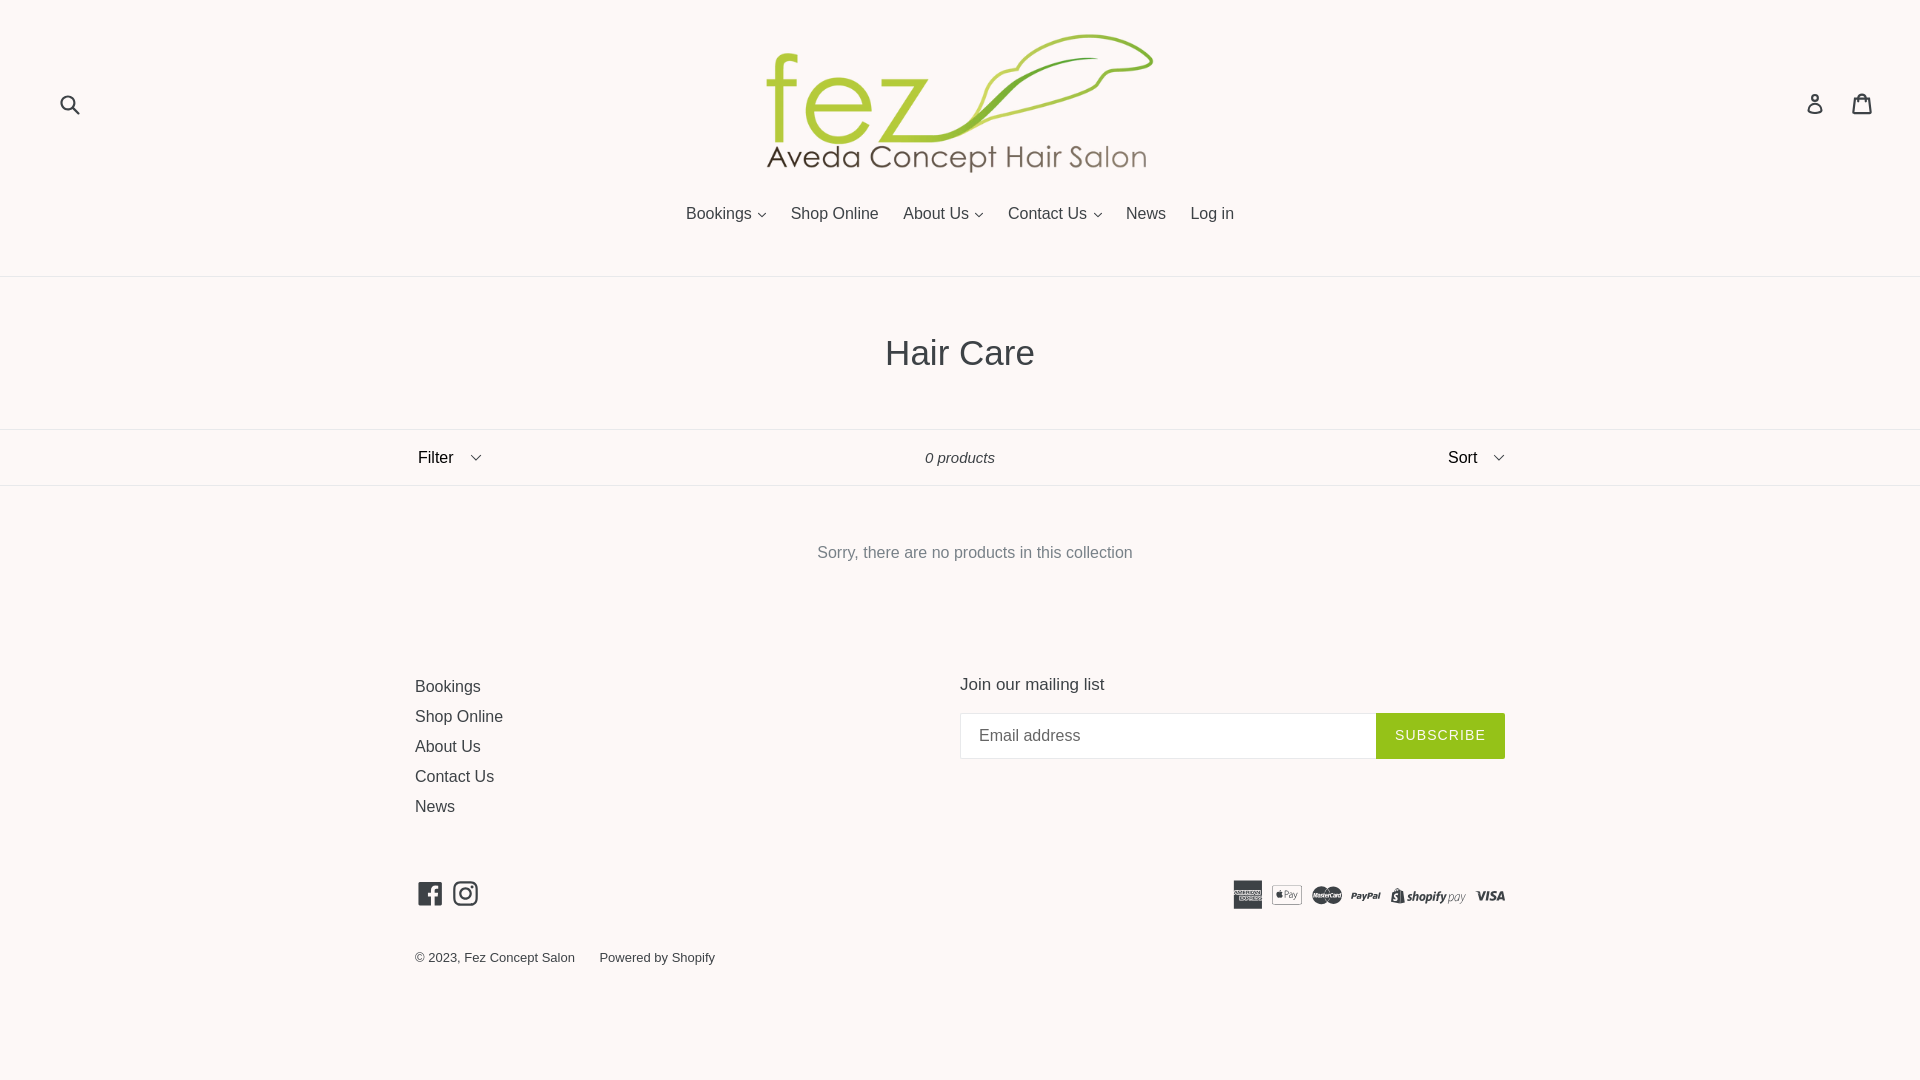 Image resolution: width=1920 pixels, height=1080 pixels. Describe the element at coordinates (519, 956) in the screenshot. I see `'Fez Concept Salon'` at that location.